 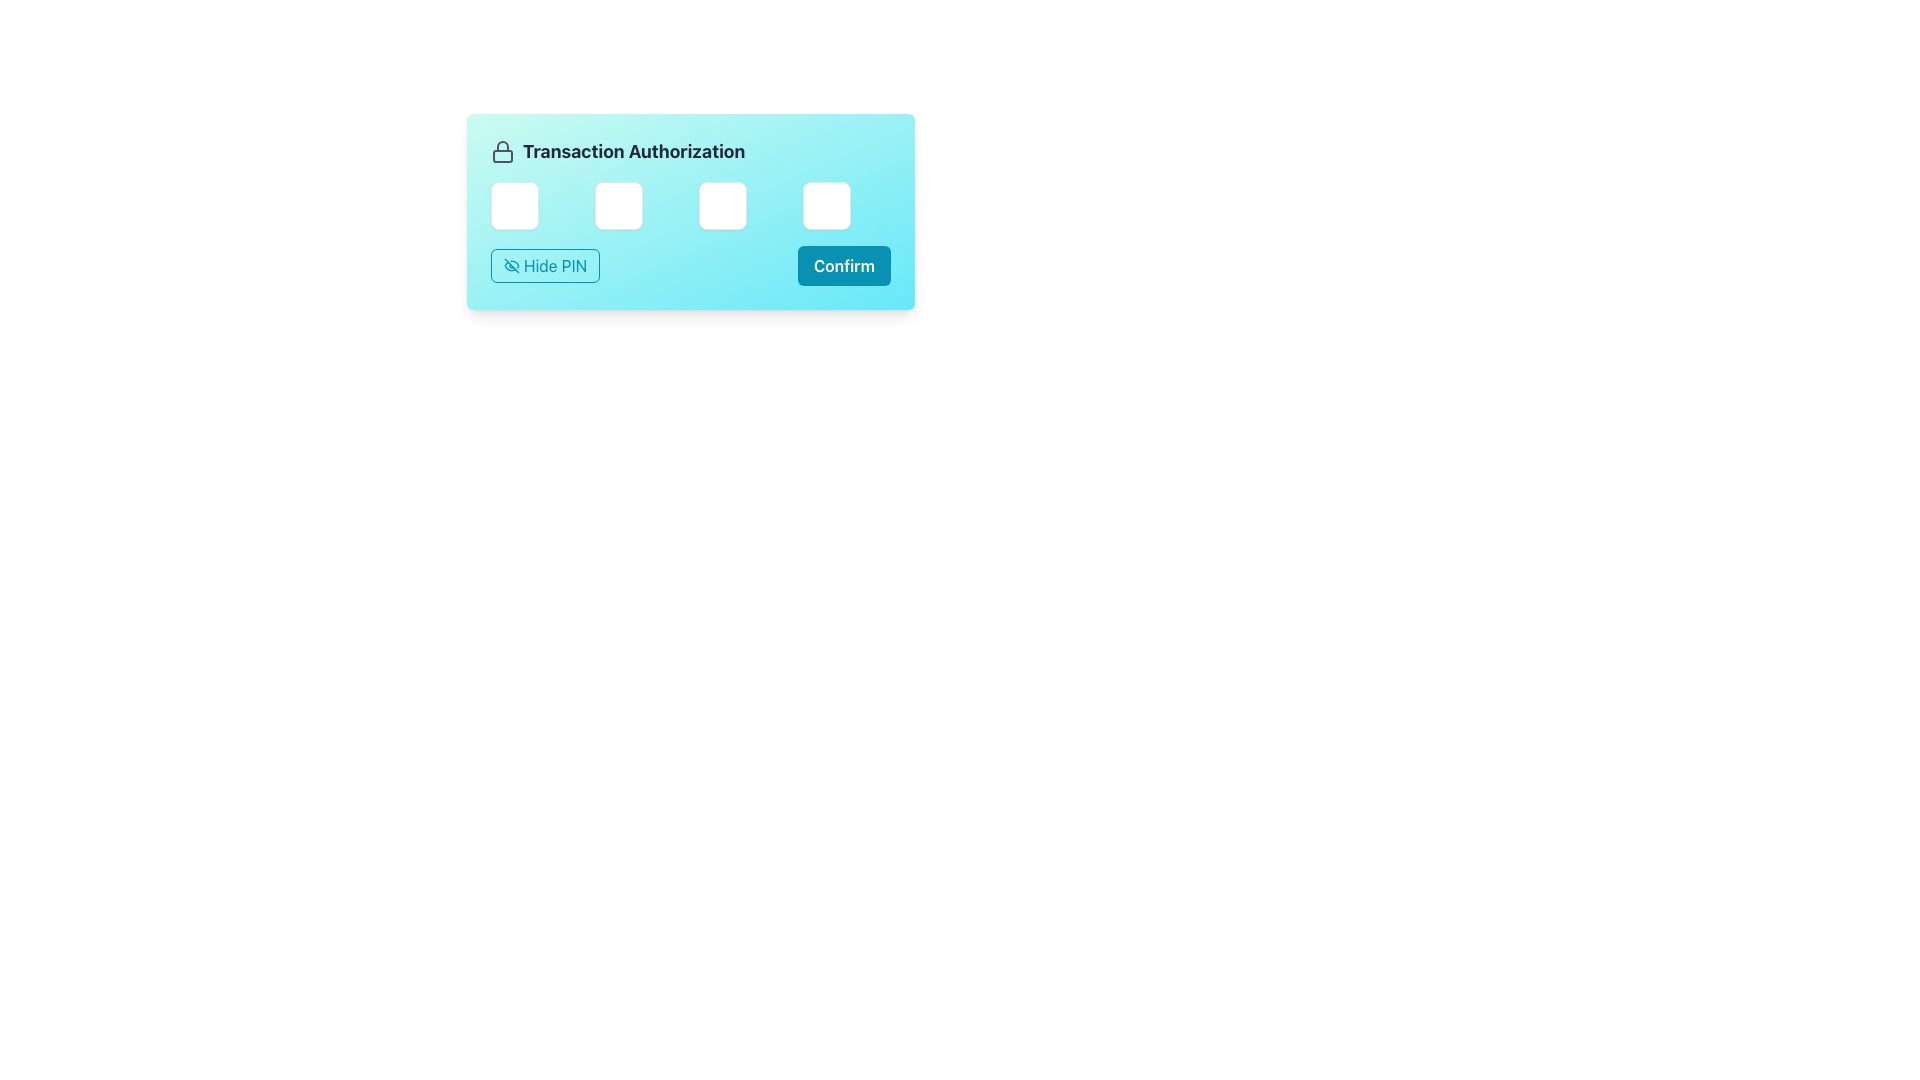 What do you see at coordinates (512, 265) in the screenshot?
I see `the 'Hide PIN' button which contains an eye icon with a diagonal line, indicating a 'hidden' function, located in the 'Transaction Authorization' modal` at bounding box center [512, 265].